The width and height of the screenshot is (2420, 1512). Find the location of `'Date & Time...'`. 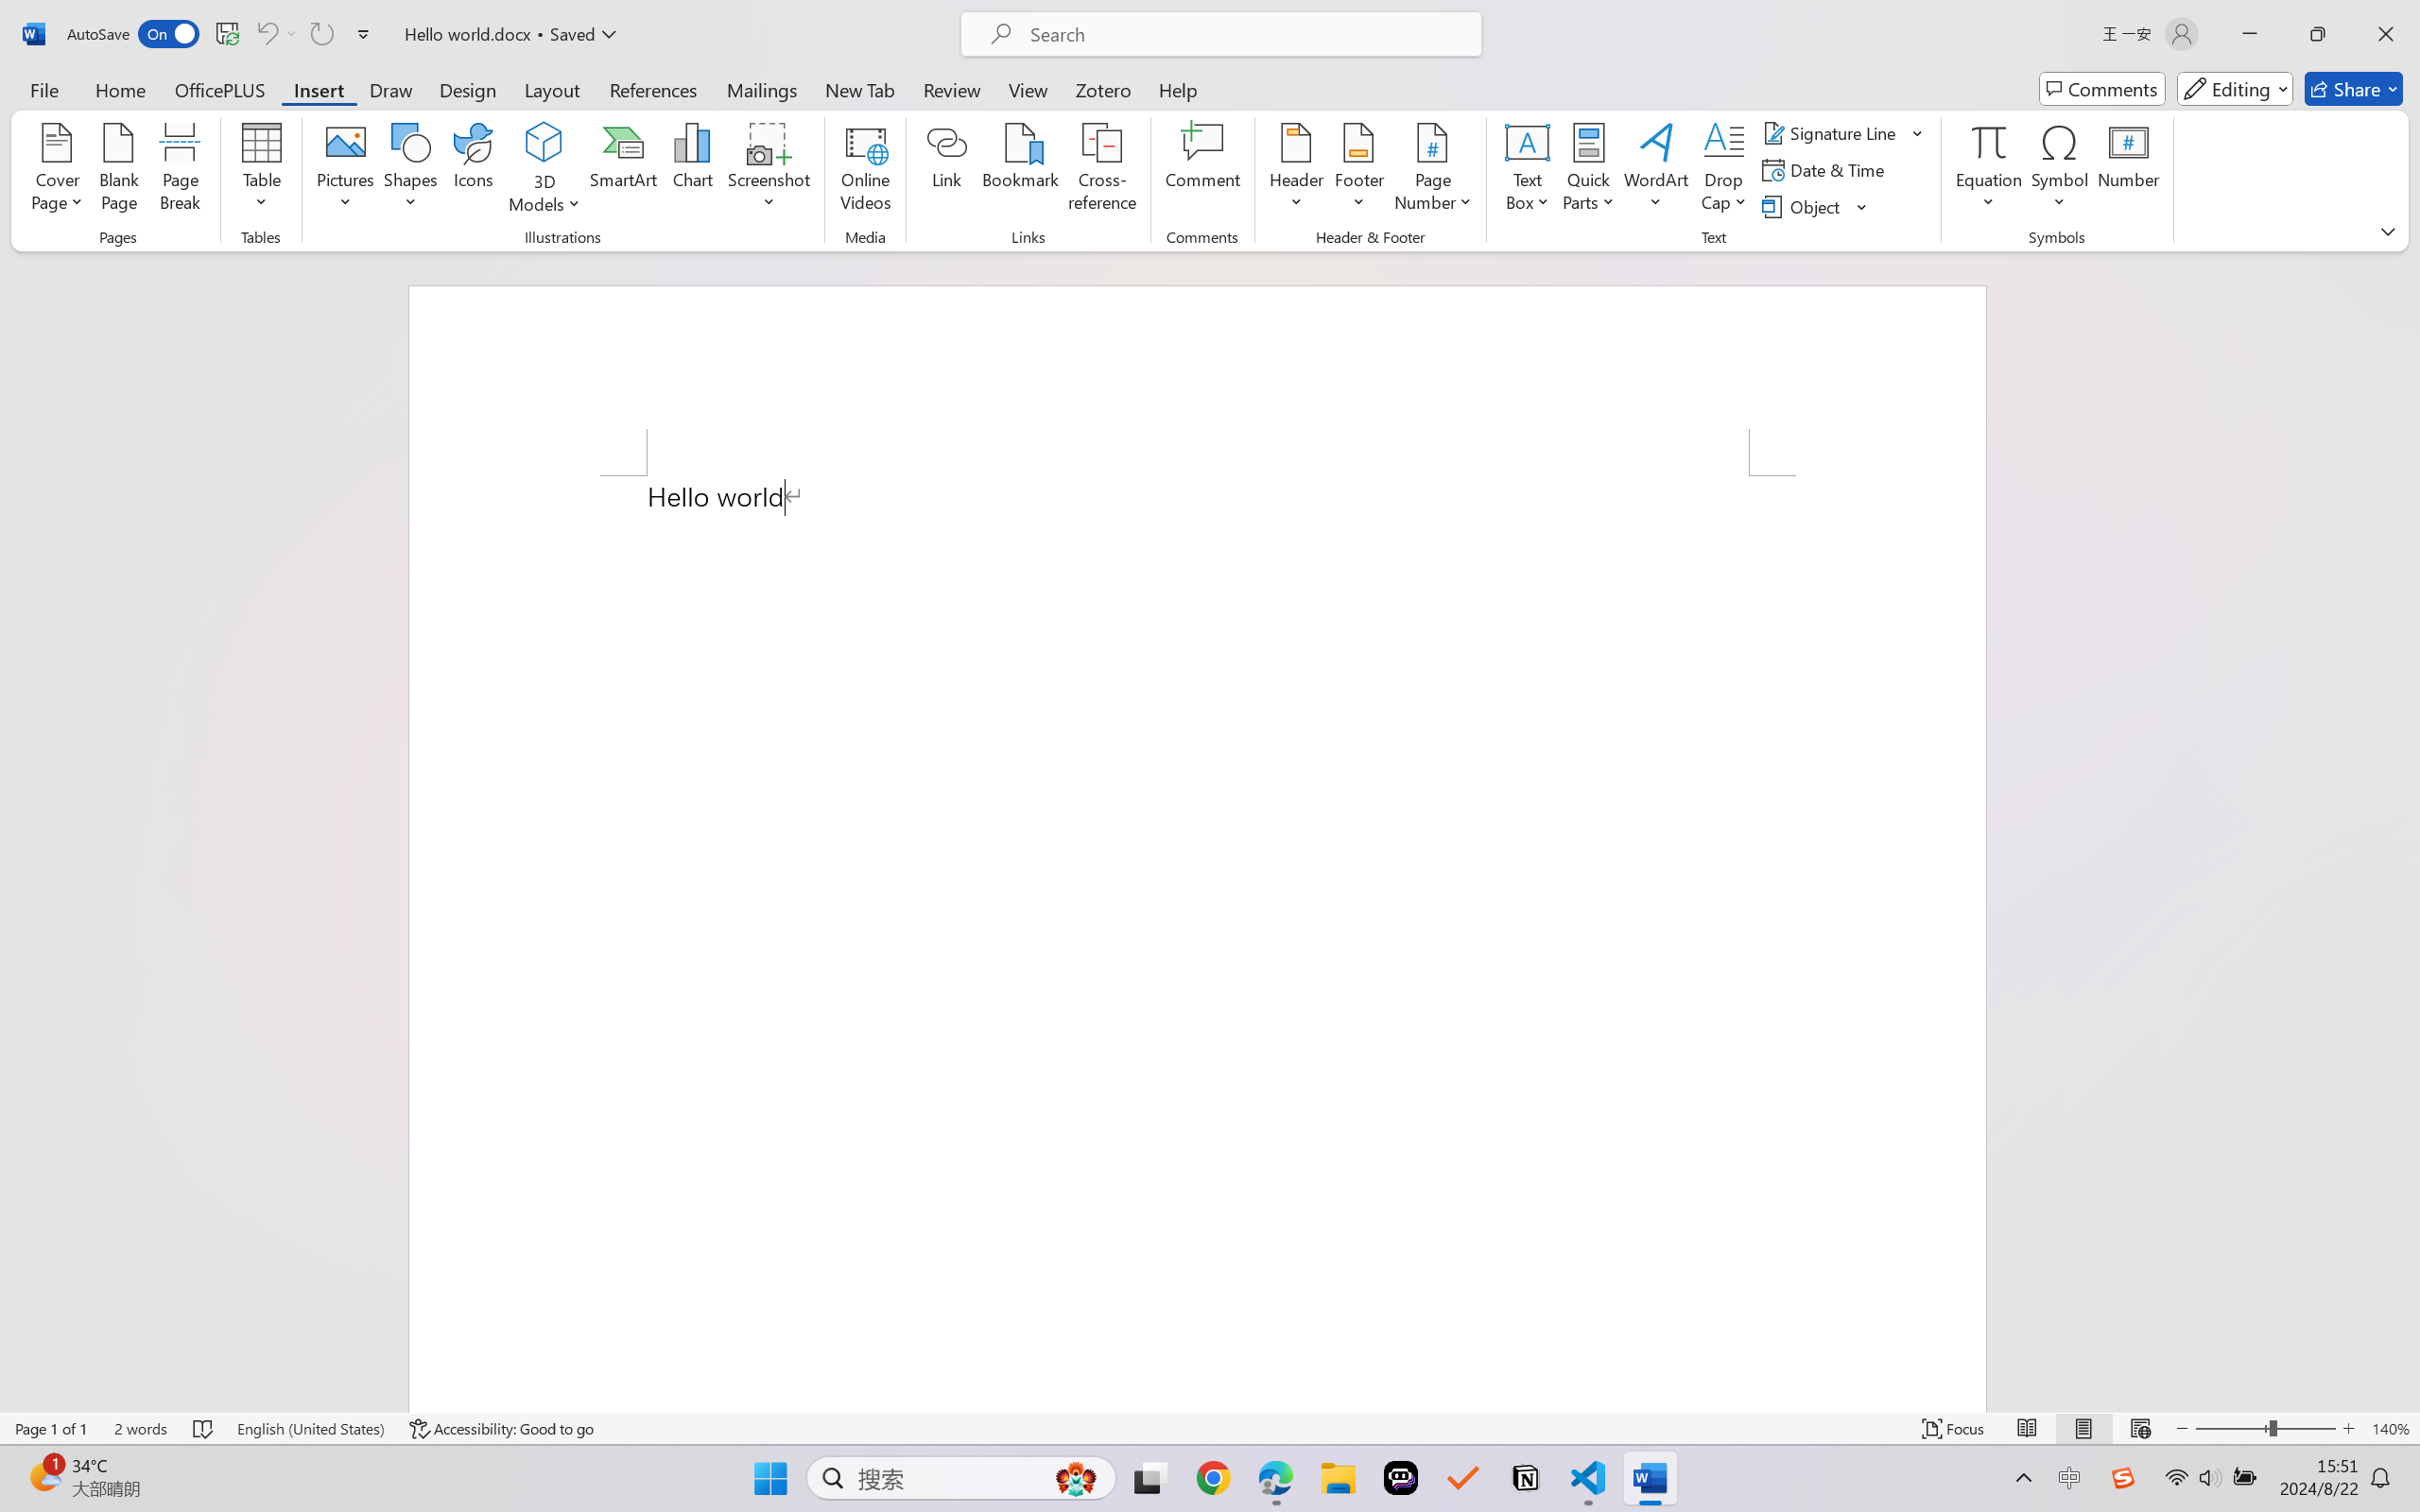

'Date & Time...' is located at coordinates (1825, 170).